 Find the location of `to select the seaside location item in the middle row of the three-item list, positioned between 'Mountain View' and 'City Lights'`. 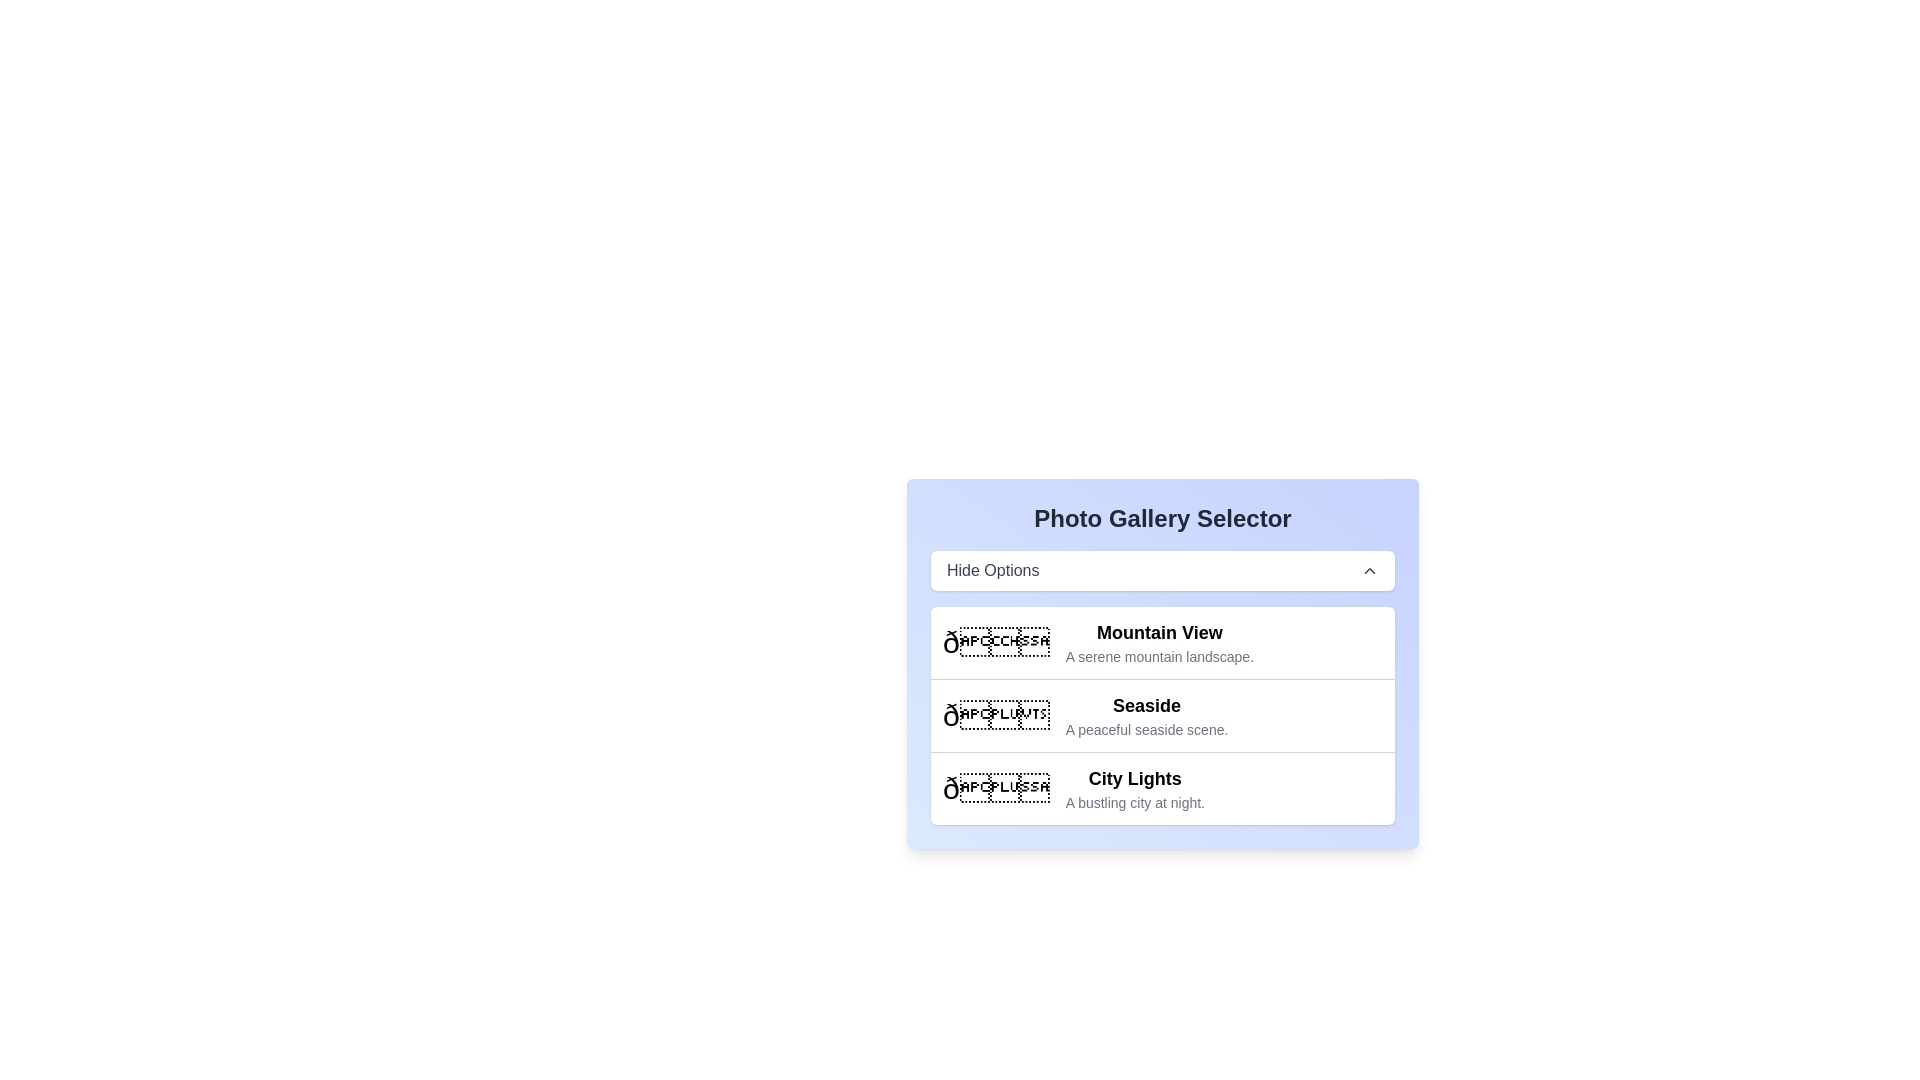

to select the seaside location item in the middle row of the three-item list, positioned between 'Mountain View' and 'City Lights' is located at coordinates (1162, 713).